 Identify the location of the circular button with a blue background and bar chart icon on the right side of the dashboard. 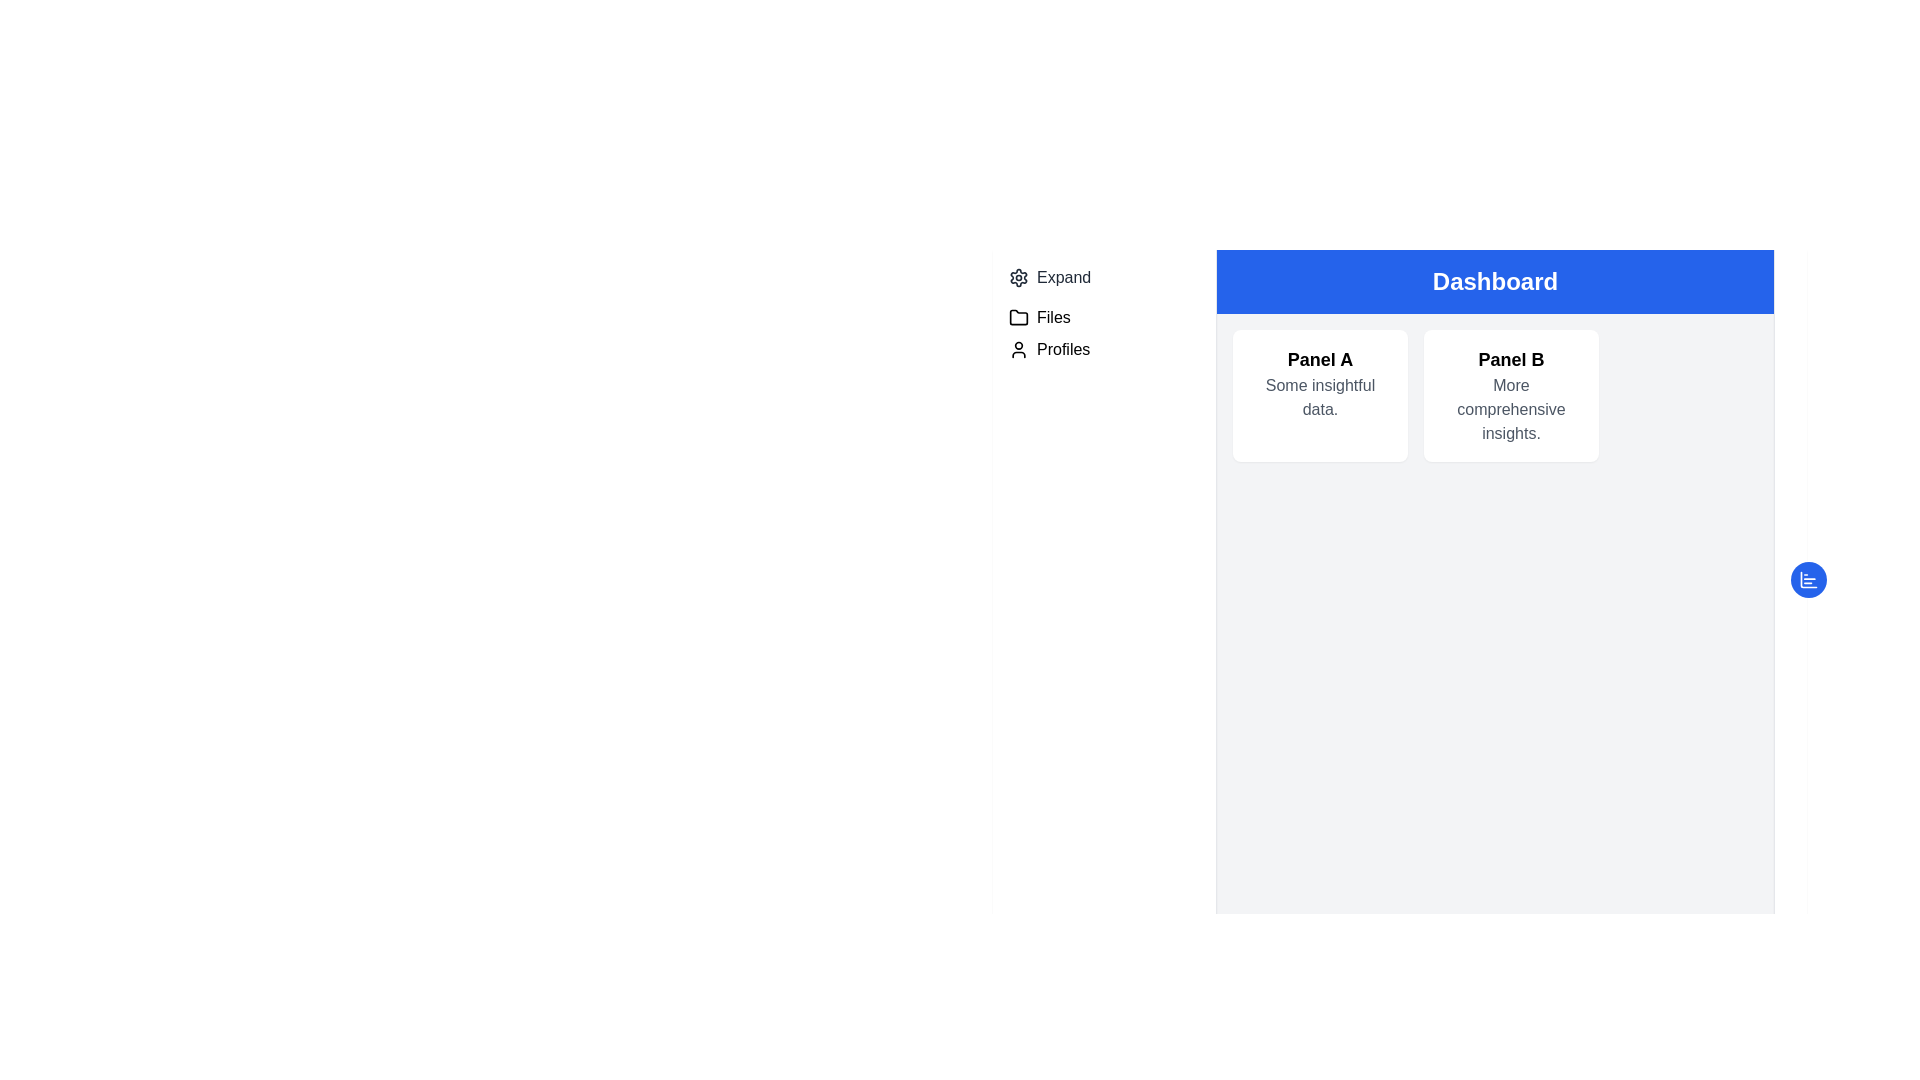
(1809, 579).